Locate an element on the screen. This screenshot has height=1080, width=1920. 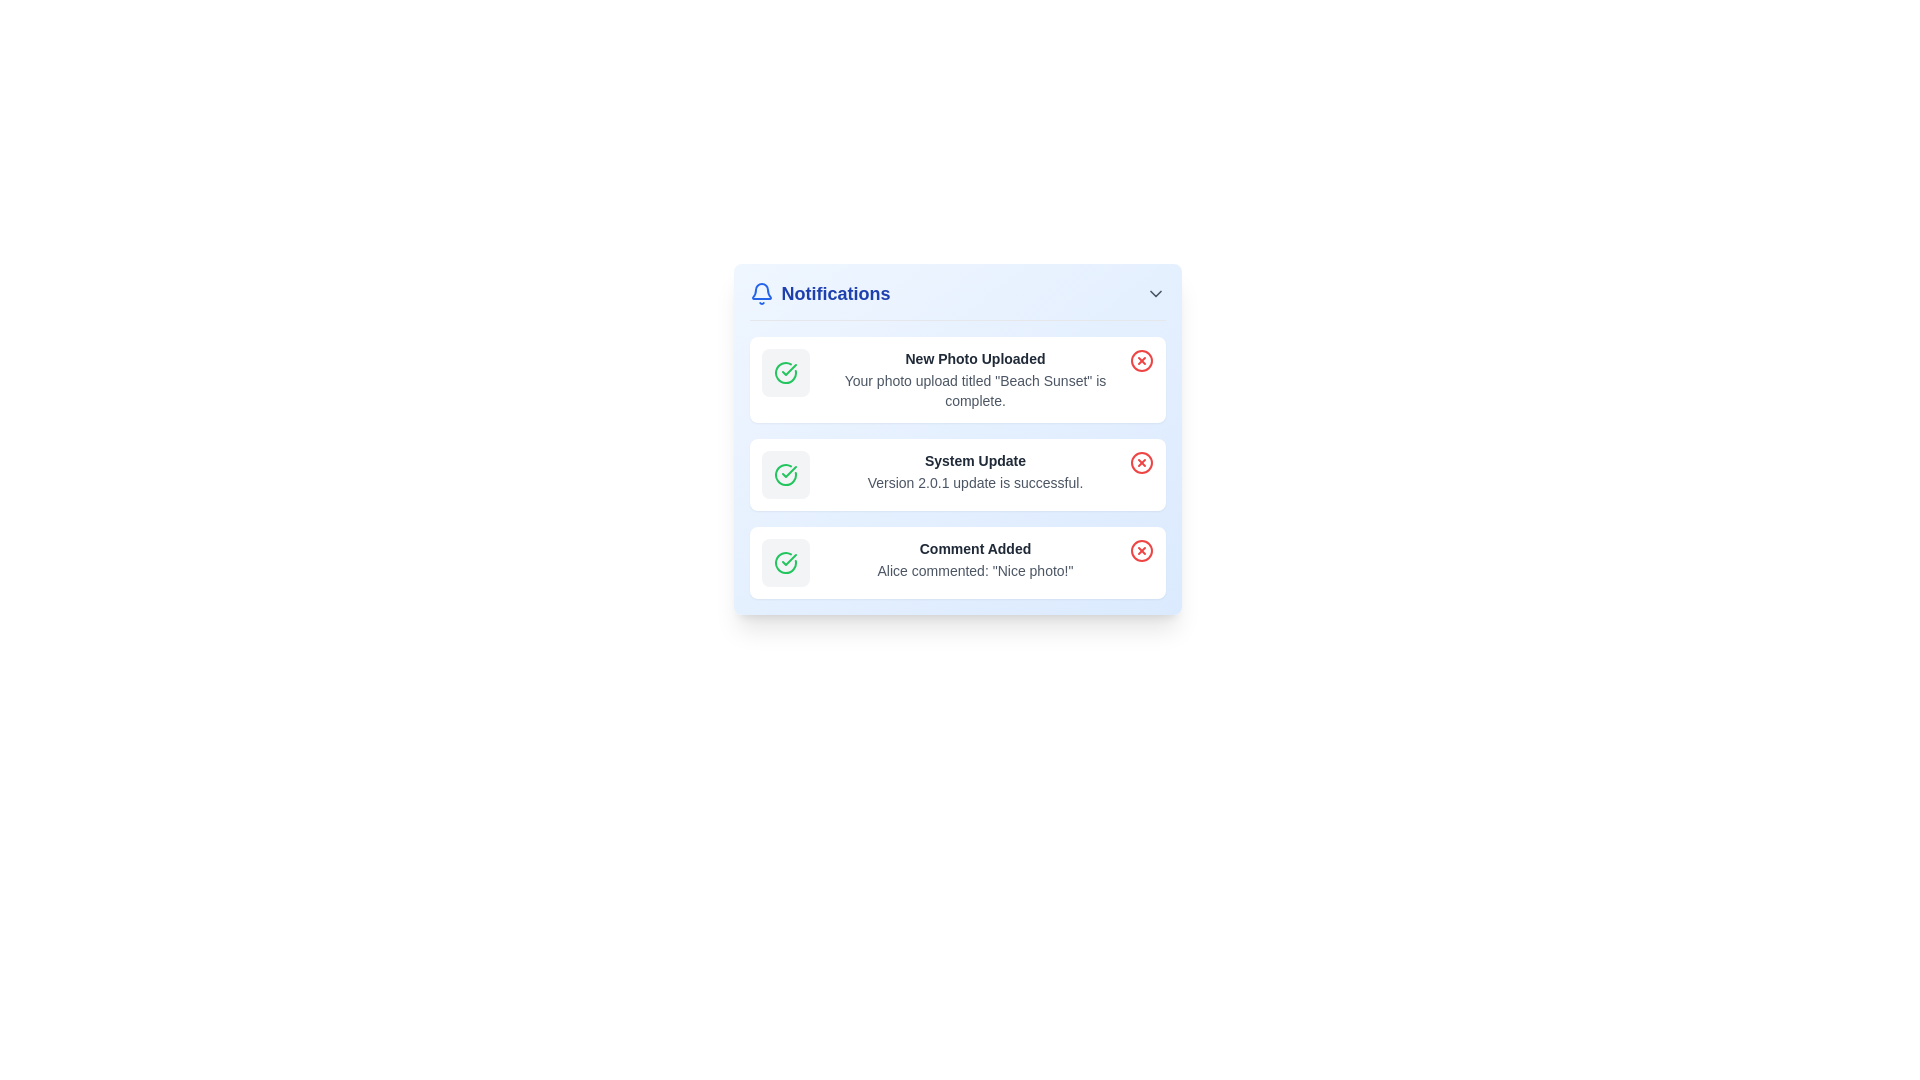
the Decorative icon with a green checkmark inside a white background, located to the left of the 'System Update' title in the notification list is located at coordinates (784, 474).